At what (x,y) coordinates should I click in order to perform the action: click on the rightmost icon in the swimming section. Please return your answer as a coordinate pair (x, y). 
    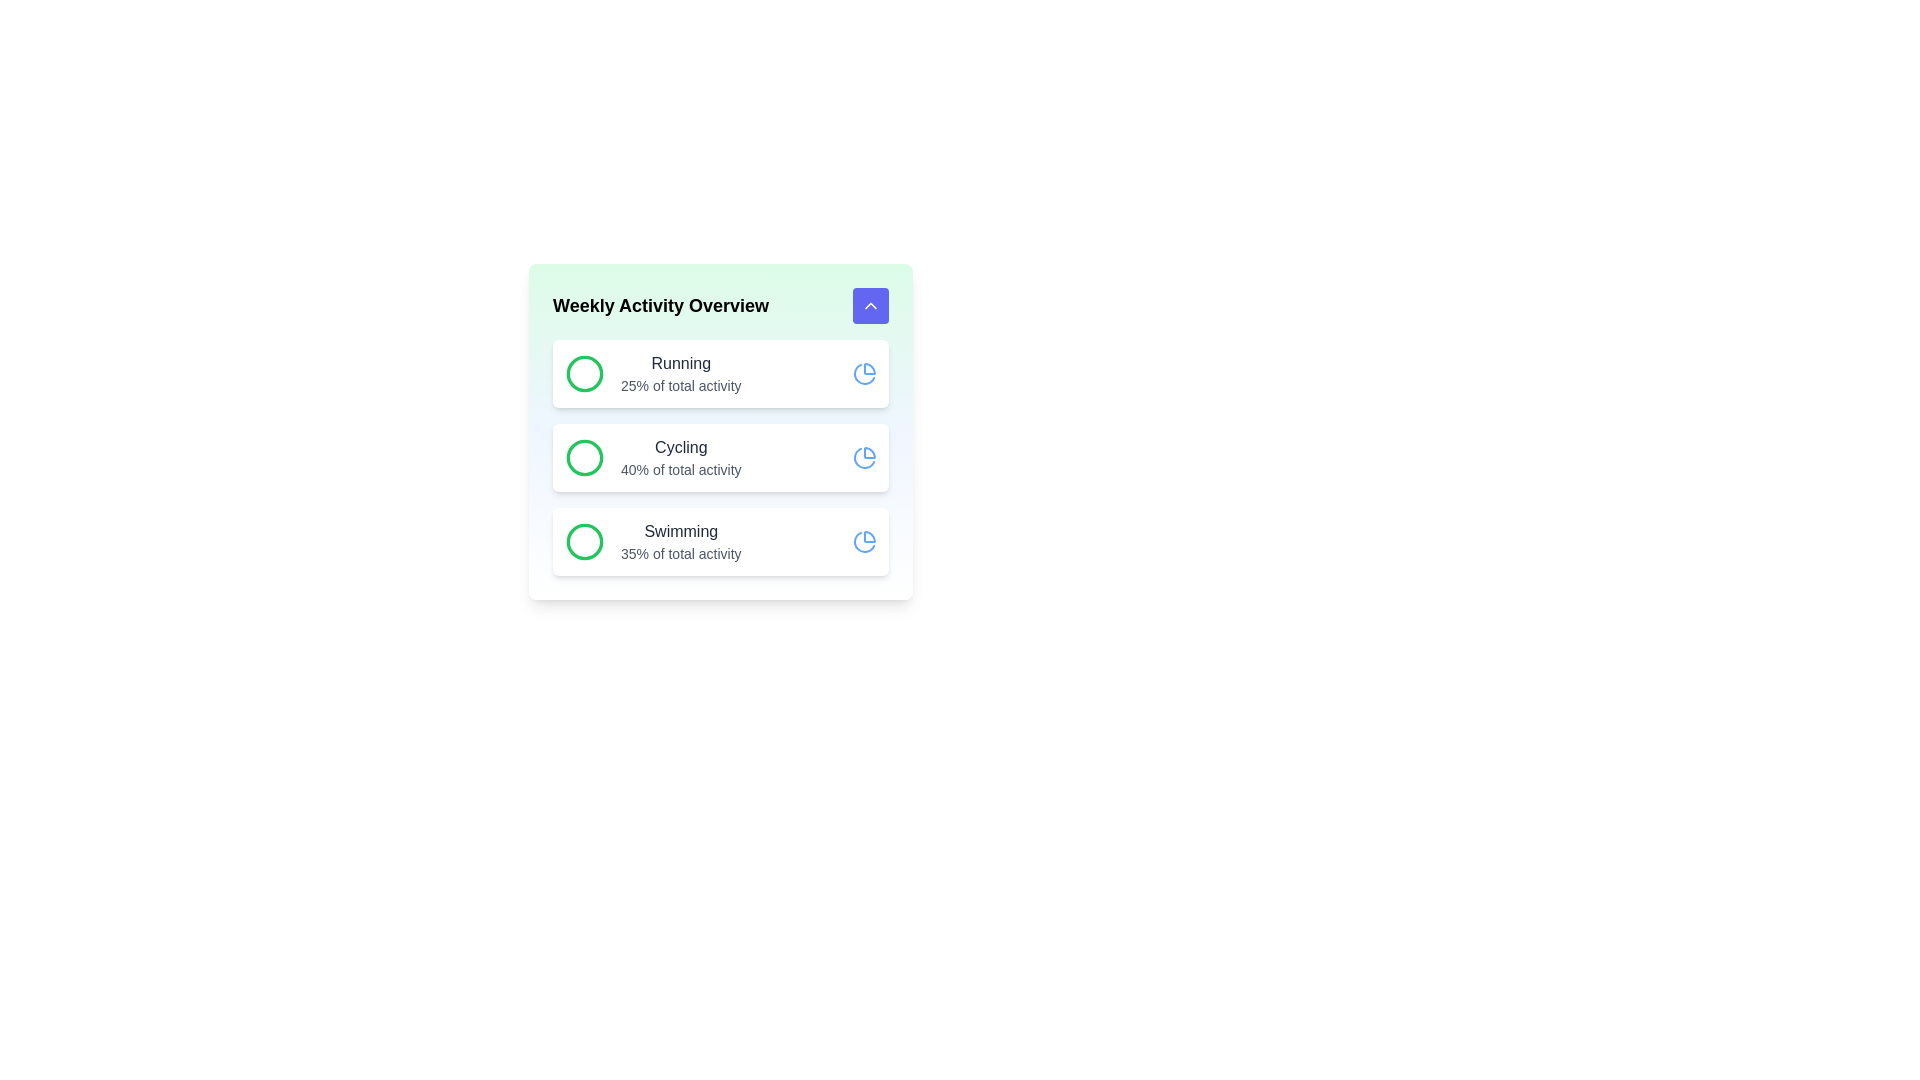
    Looking at the image, I should click on (864, 542).